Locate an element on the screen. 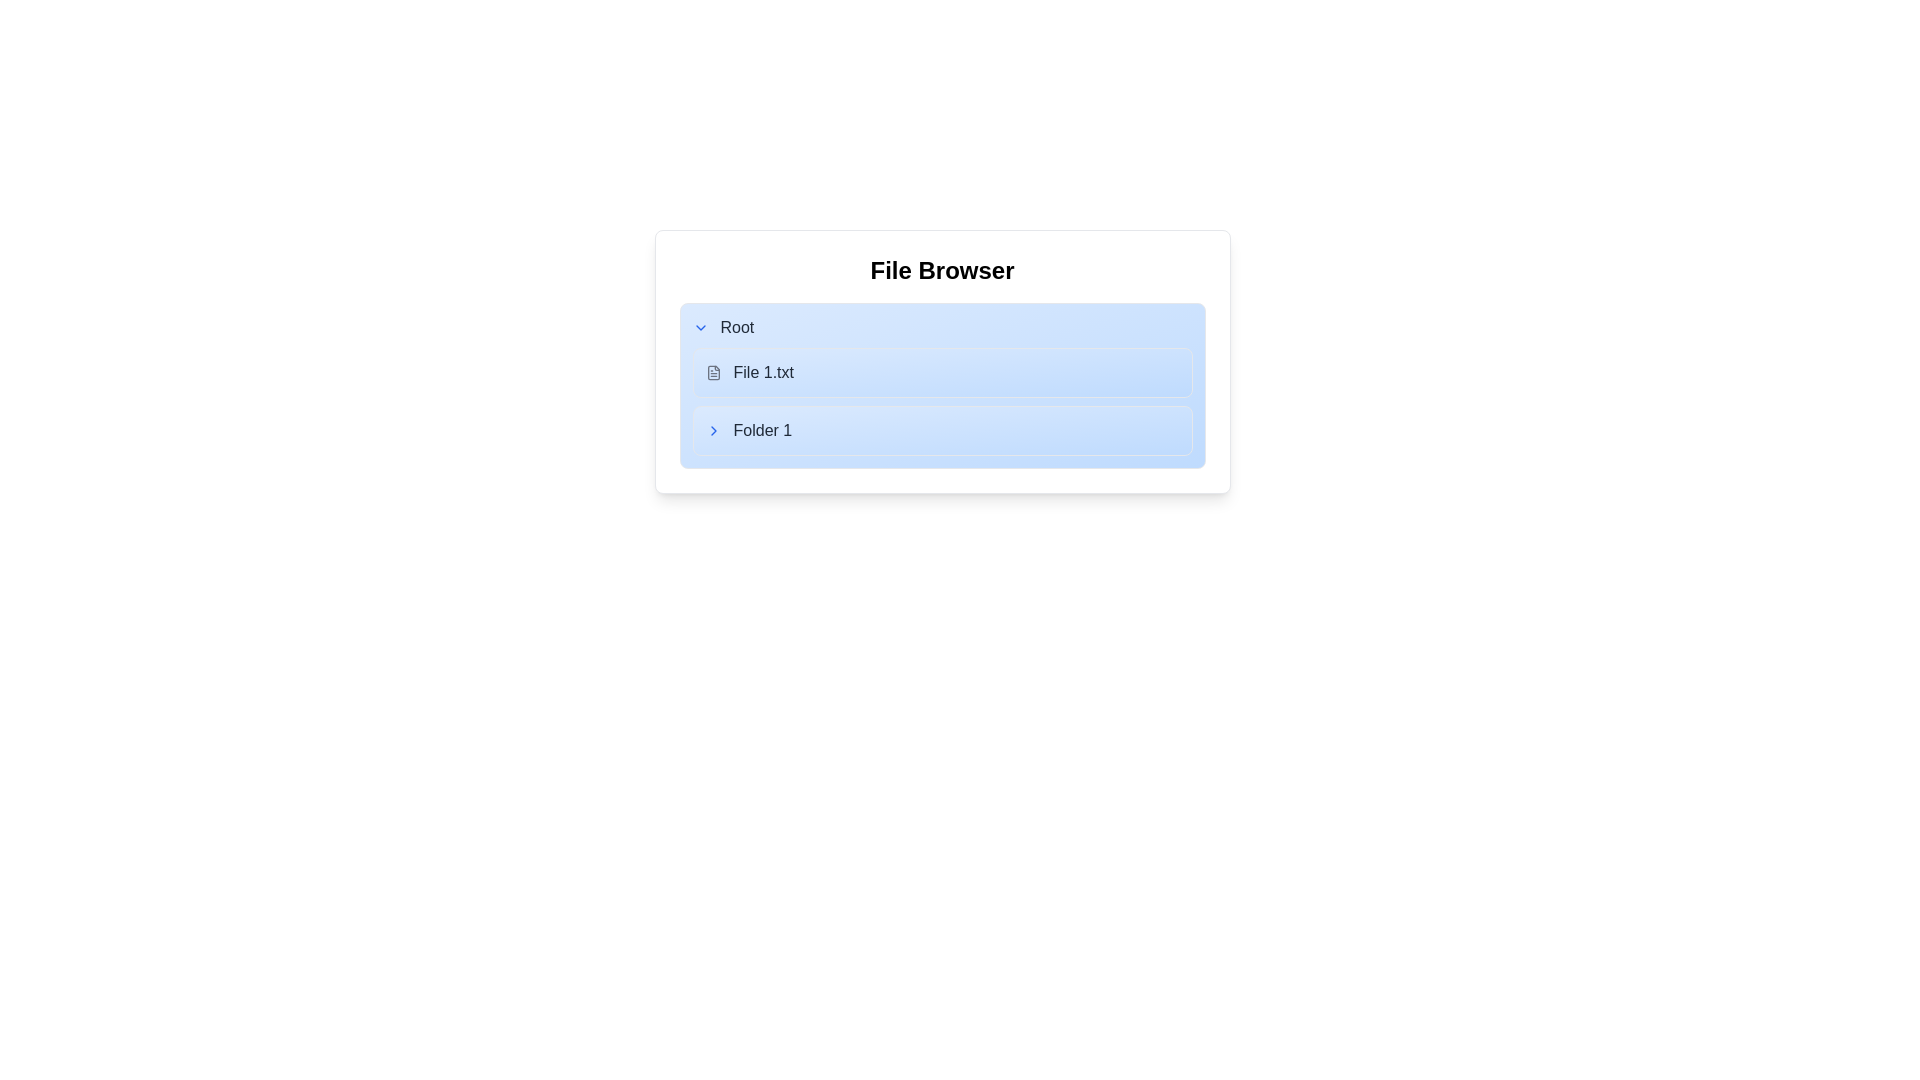 This screenshot has height=1080, width=1920. the text label 'File 1.txt' in the file listing is located at coordinates (748, 373).